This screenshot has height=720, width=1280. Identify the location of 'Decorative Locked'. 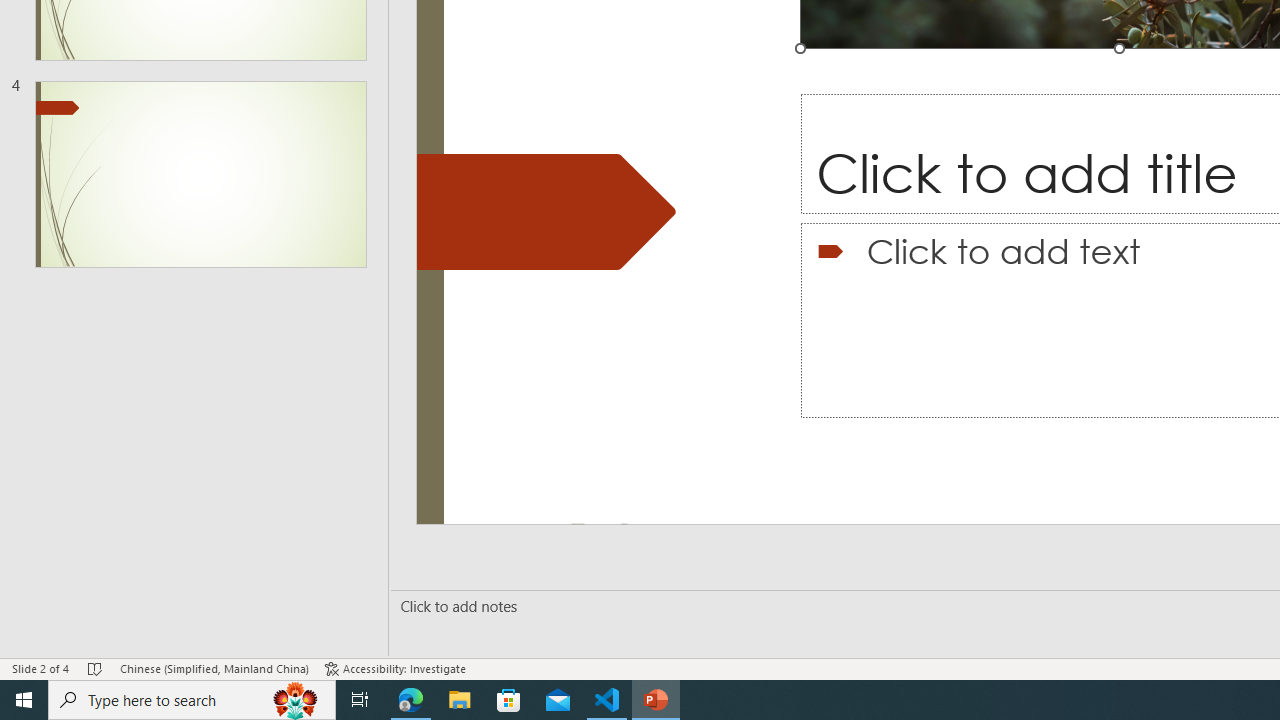
(546, 212).